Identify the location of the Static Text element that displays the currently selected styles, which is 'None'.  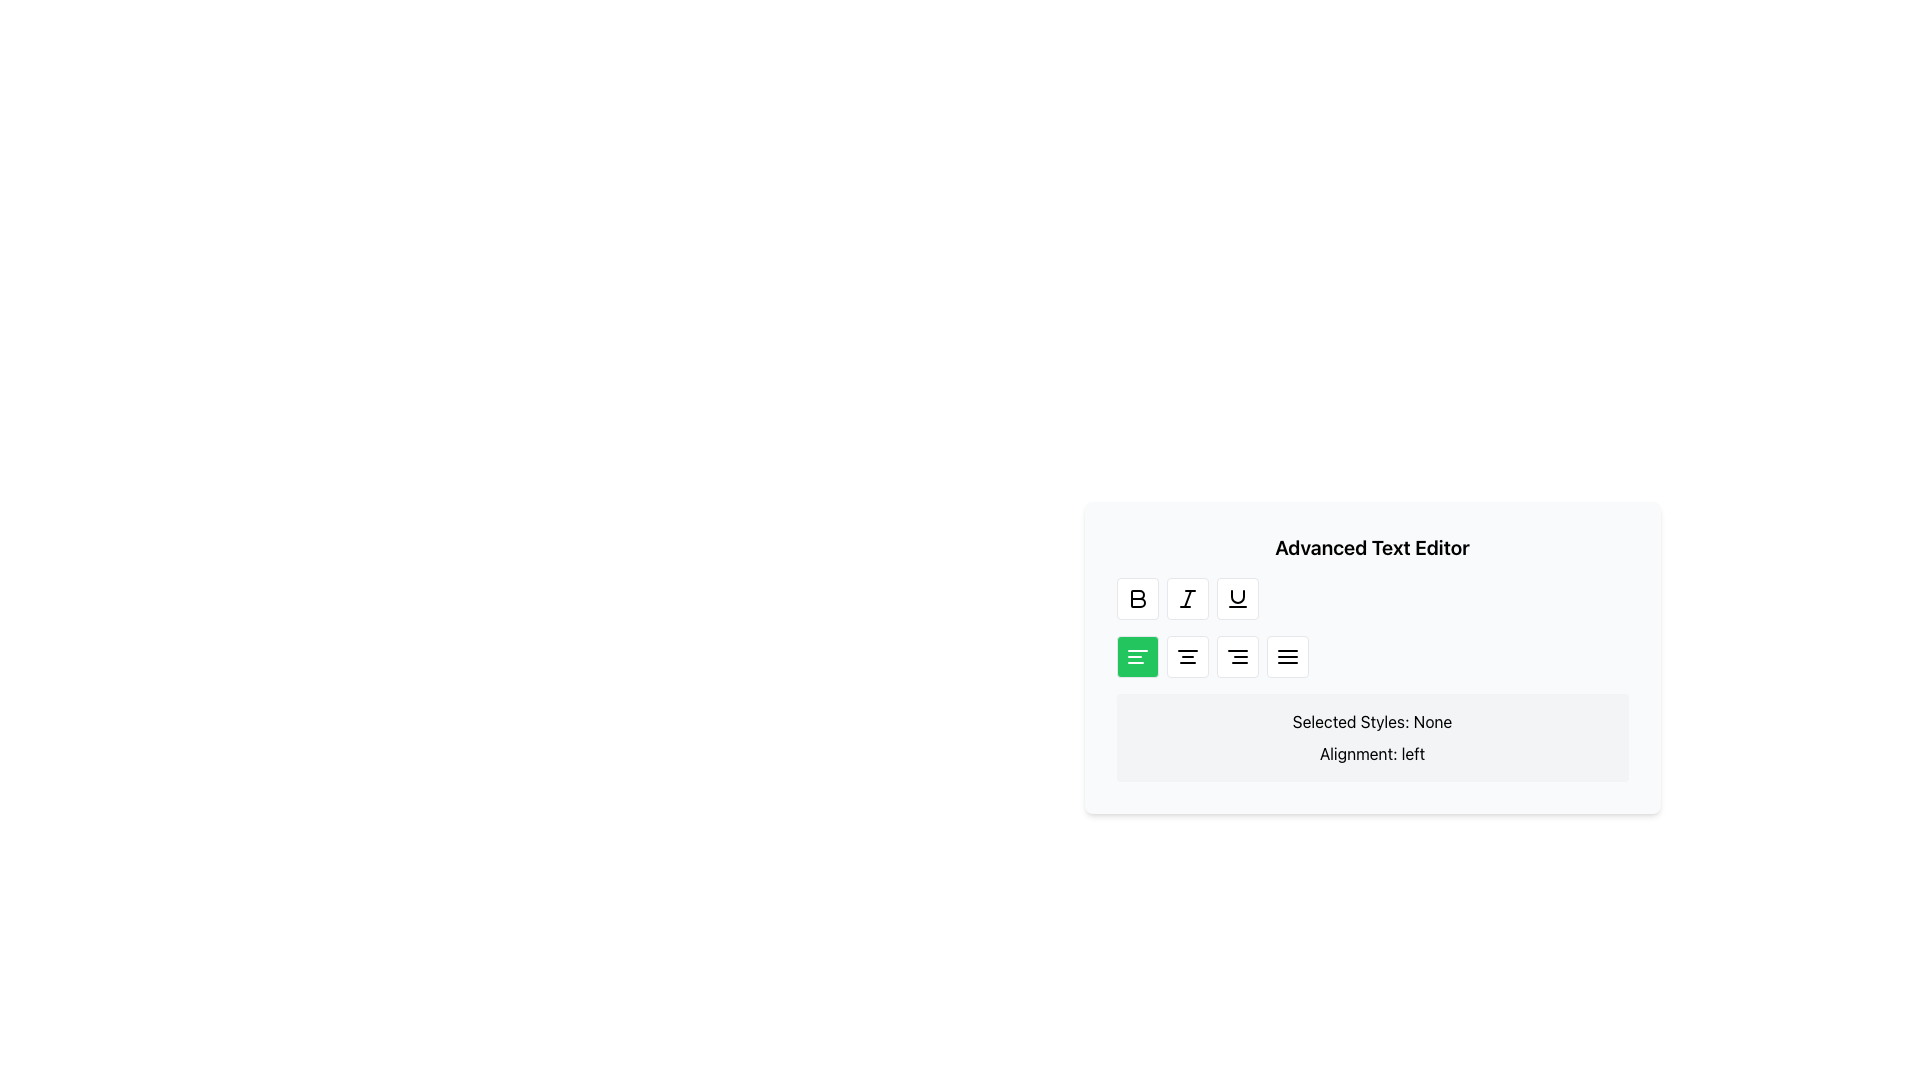
(1371, 721).